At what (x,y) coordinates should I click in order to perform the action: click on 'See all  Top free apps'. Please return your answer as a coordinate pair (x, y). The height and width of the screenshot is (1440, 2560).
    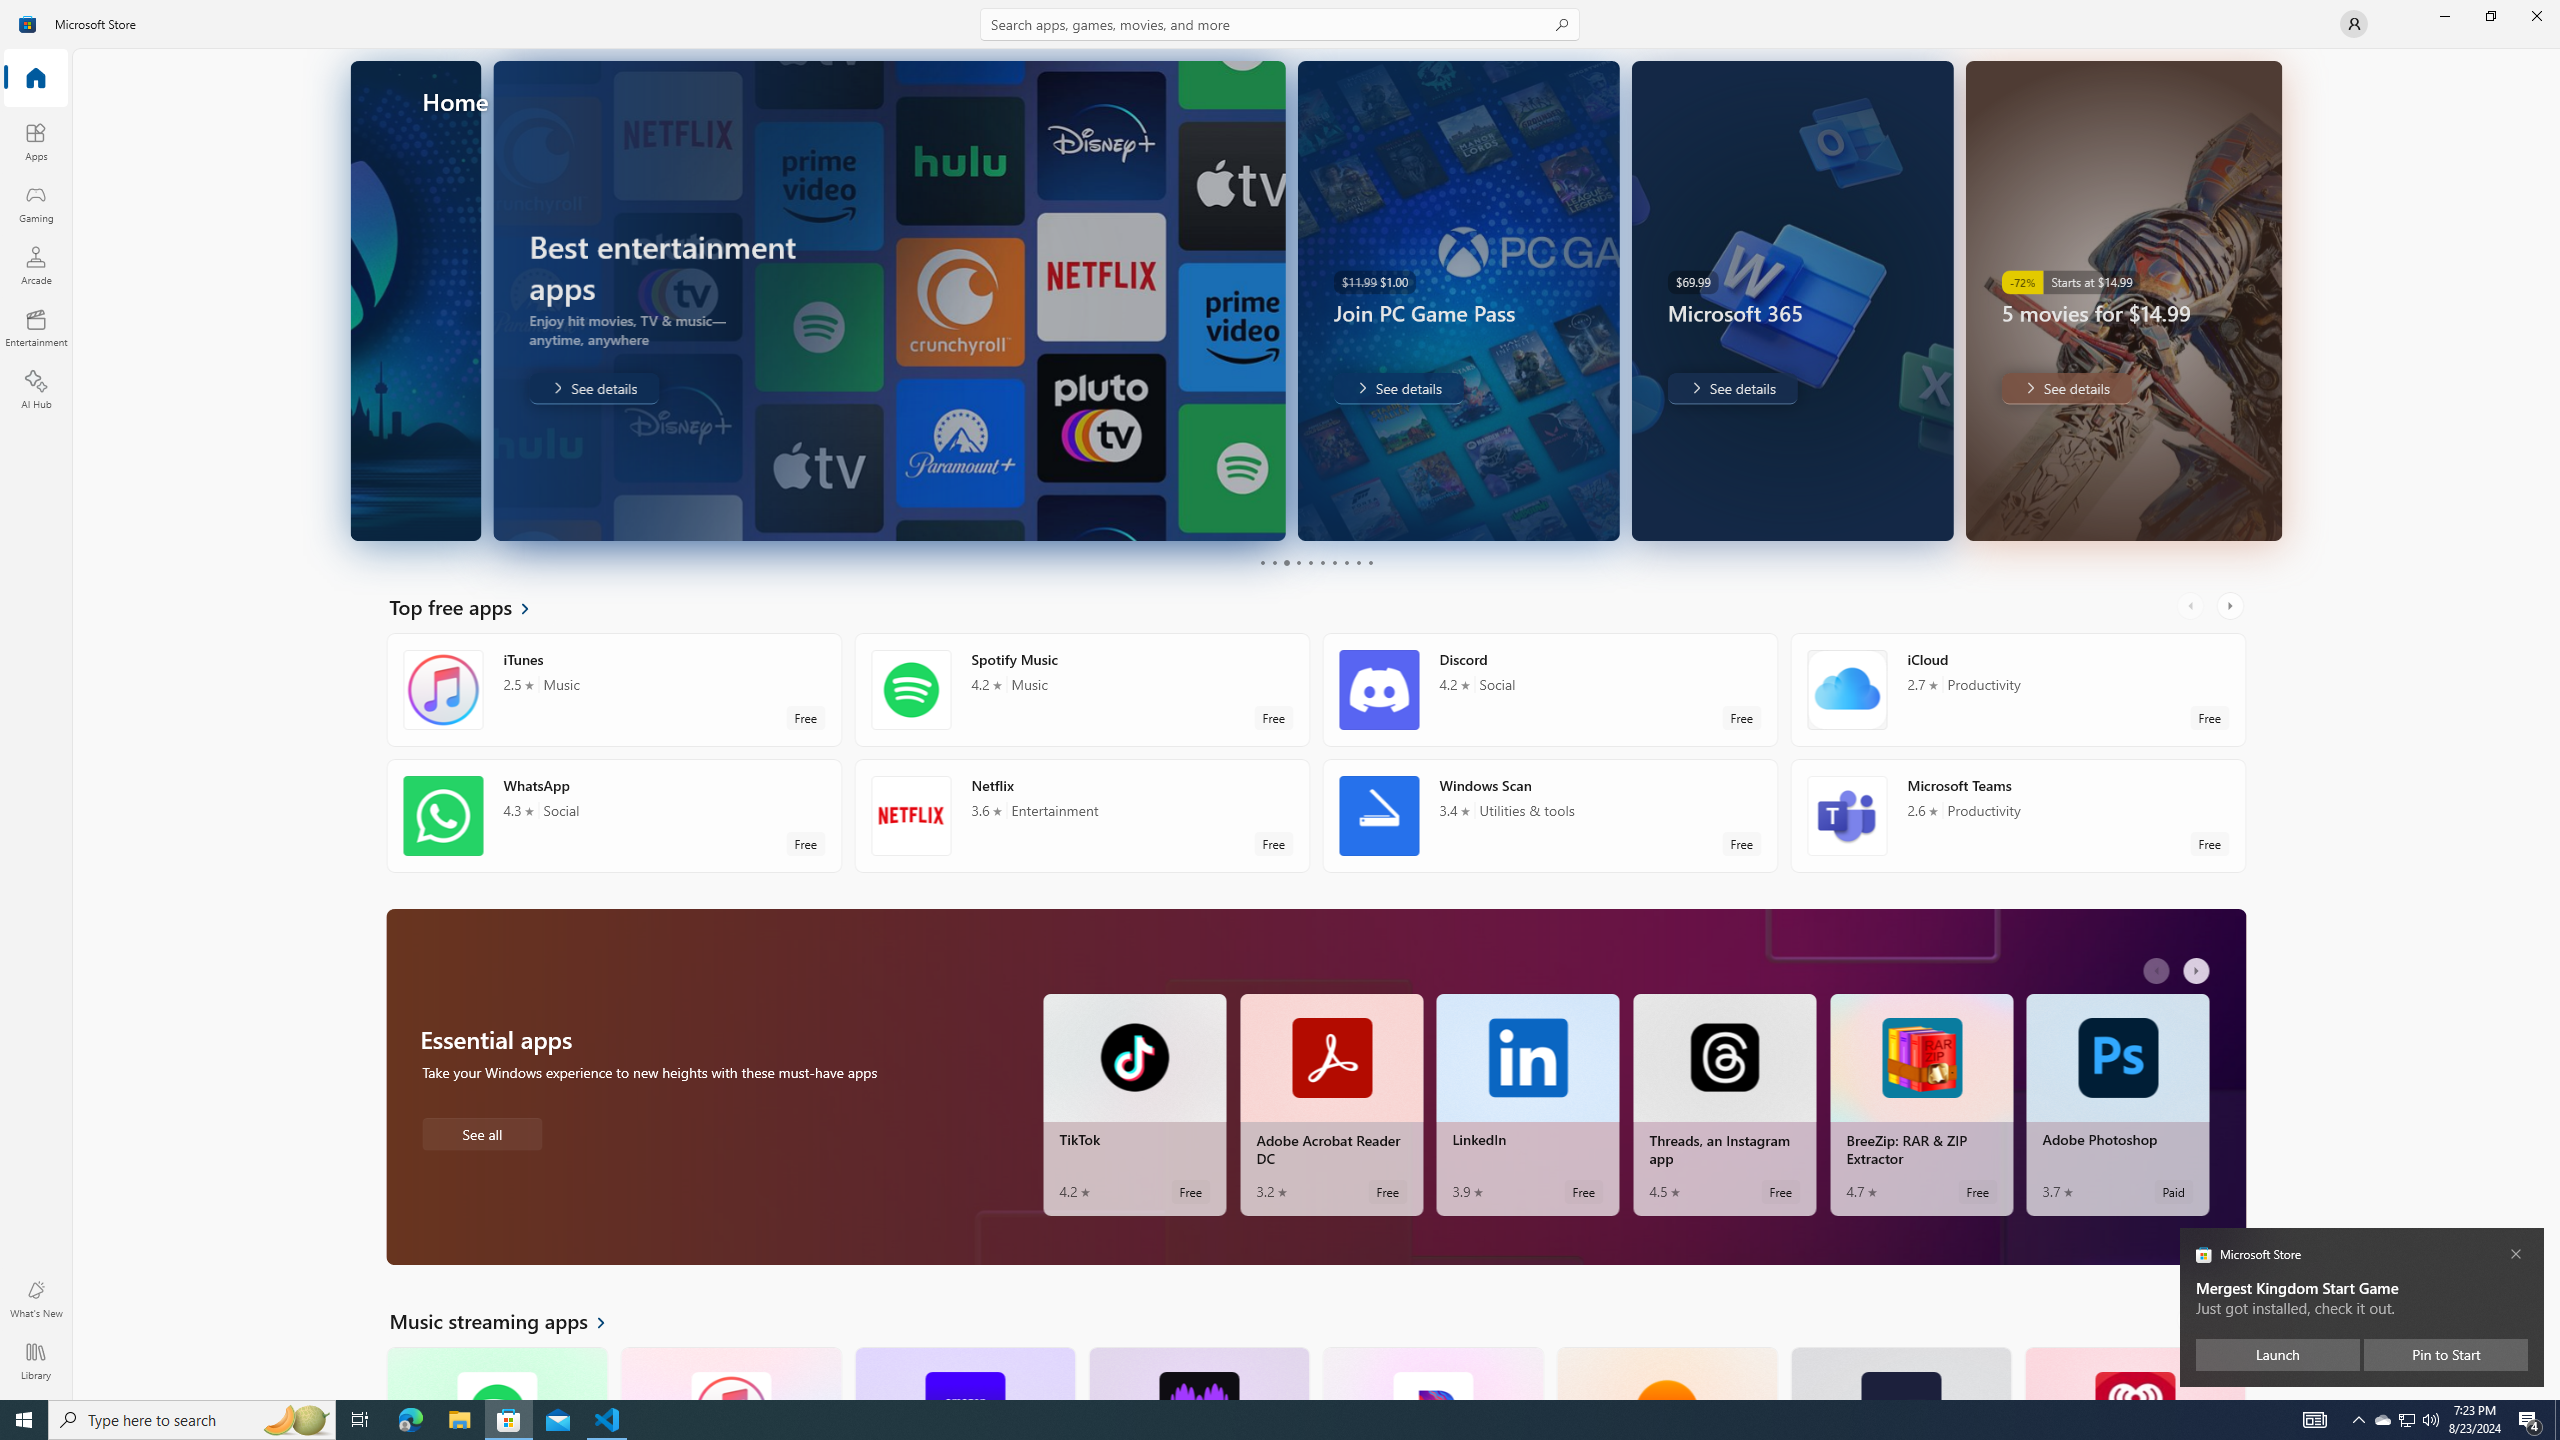
    Looking at the image, I should click on (472, 605).